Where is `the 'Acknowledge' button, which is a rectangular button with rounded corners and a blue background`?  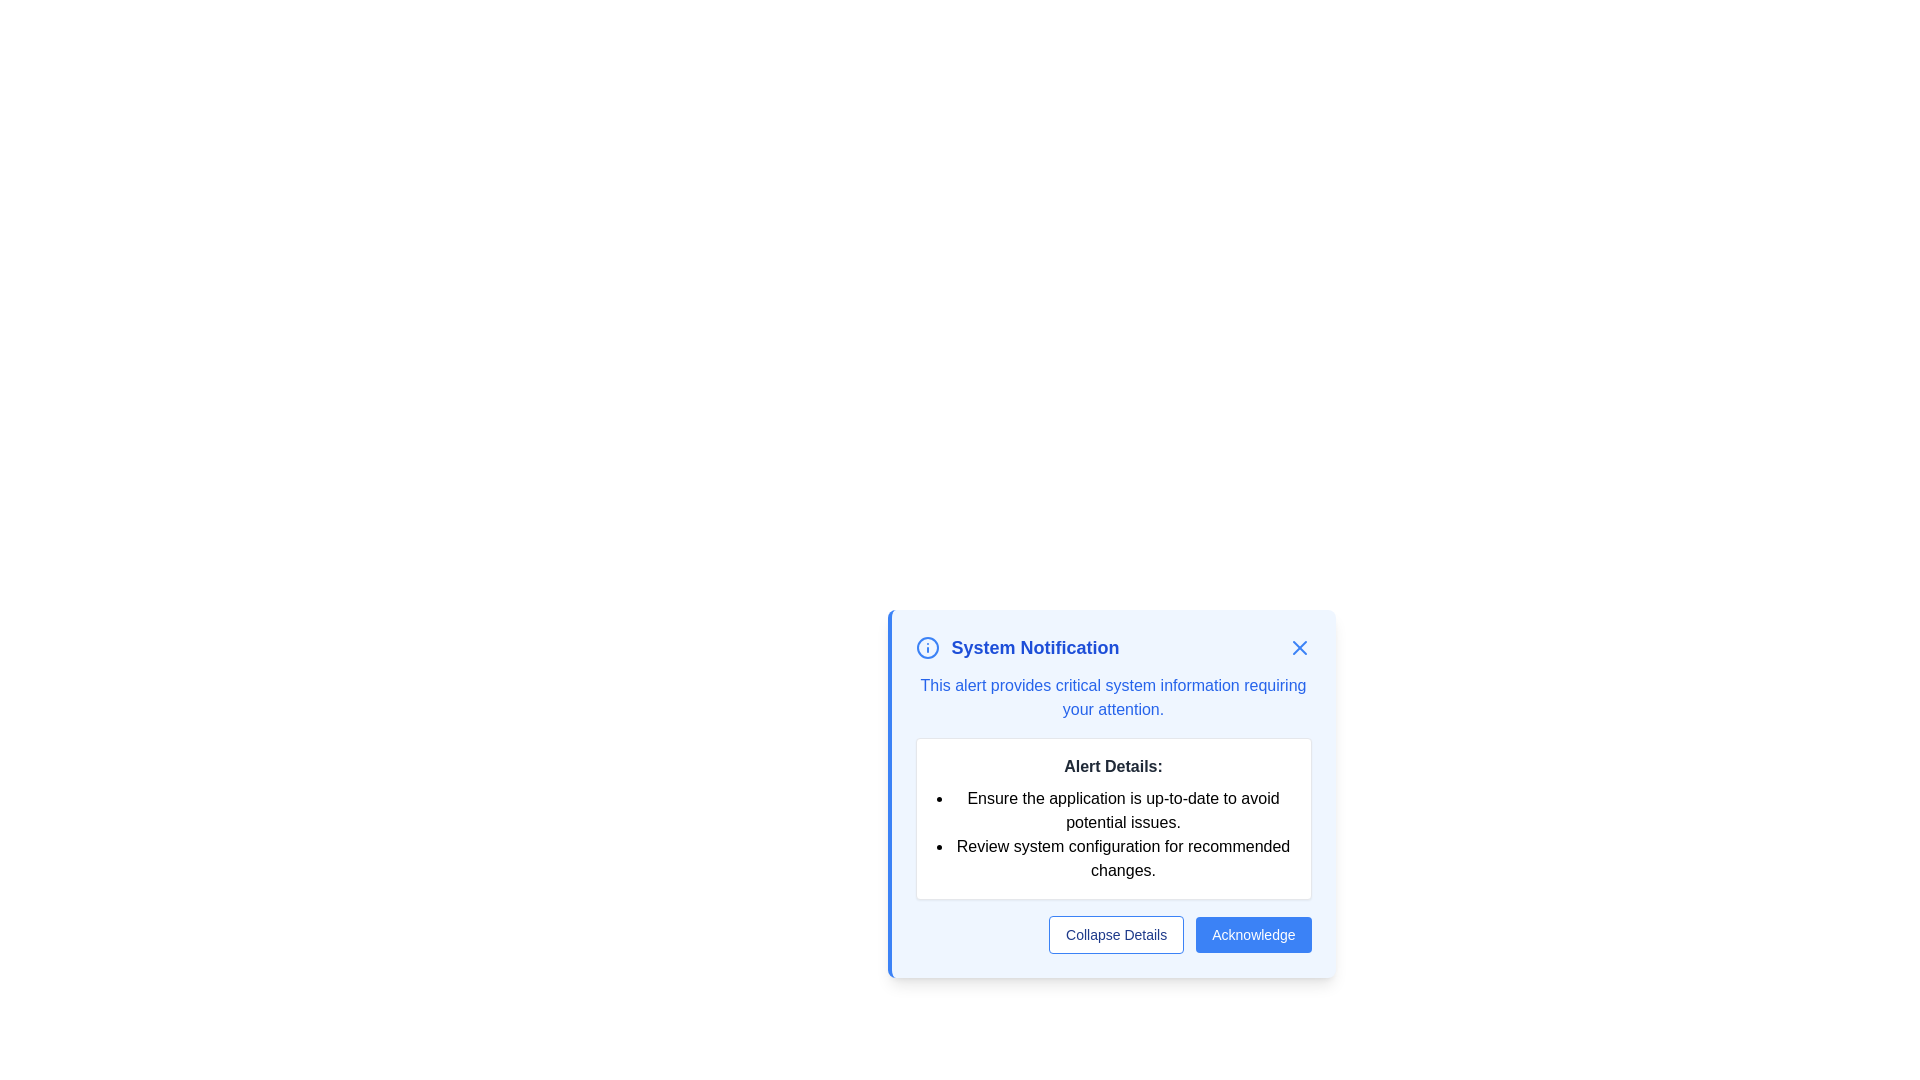 the 'Acknowledge' button, which is a rectangular button with rounded corners and a blue background is located at coordinates (1252, 934).